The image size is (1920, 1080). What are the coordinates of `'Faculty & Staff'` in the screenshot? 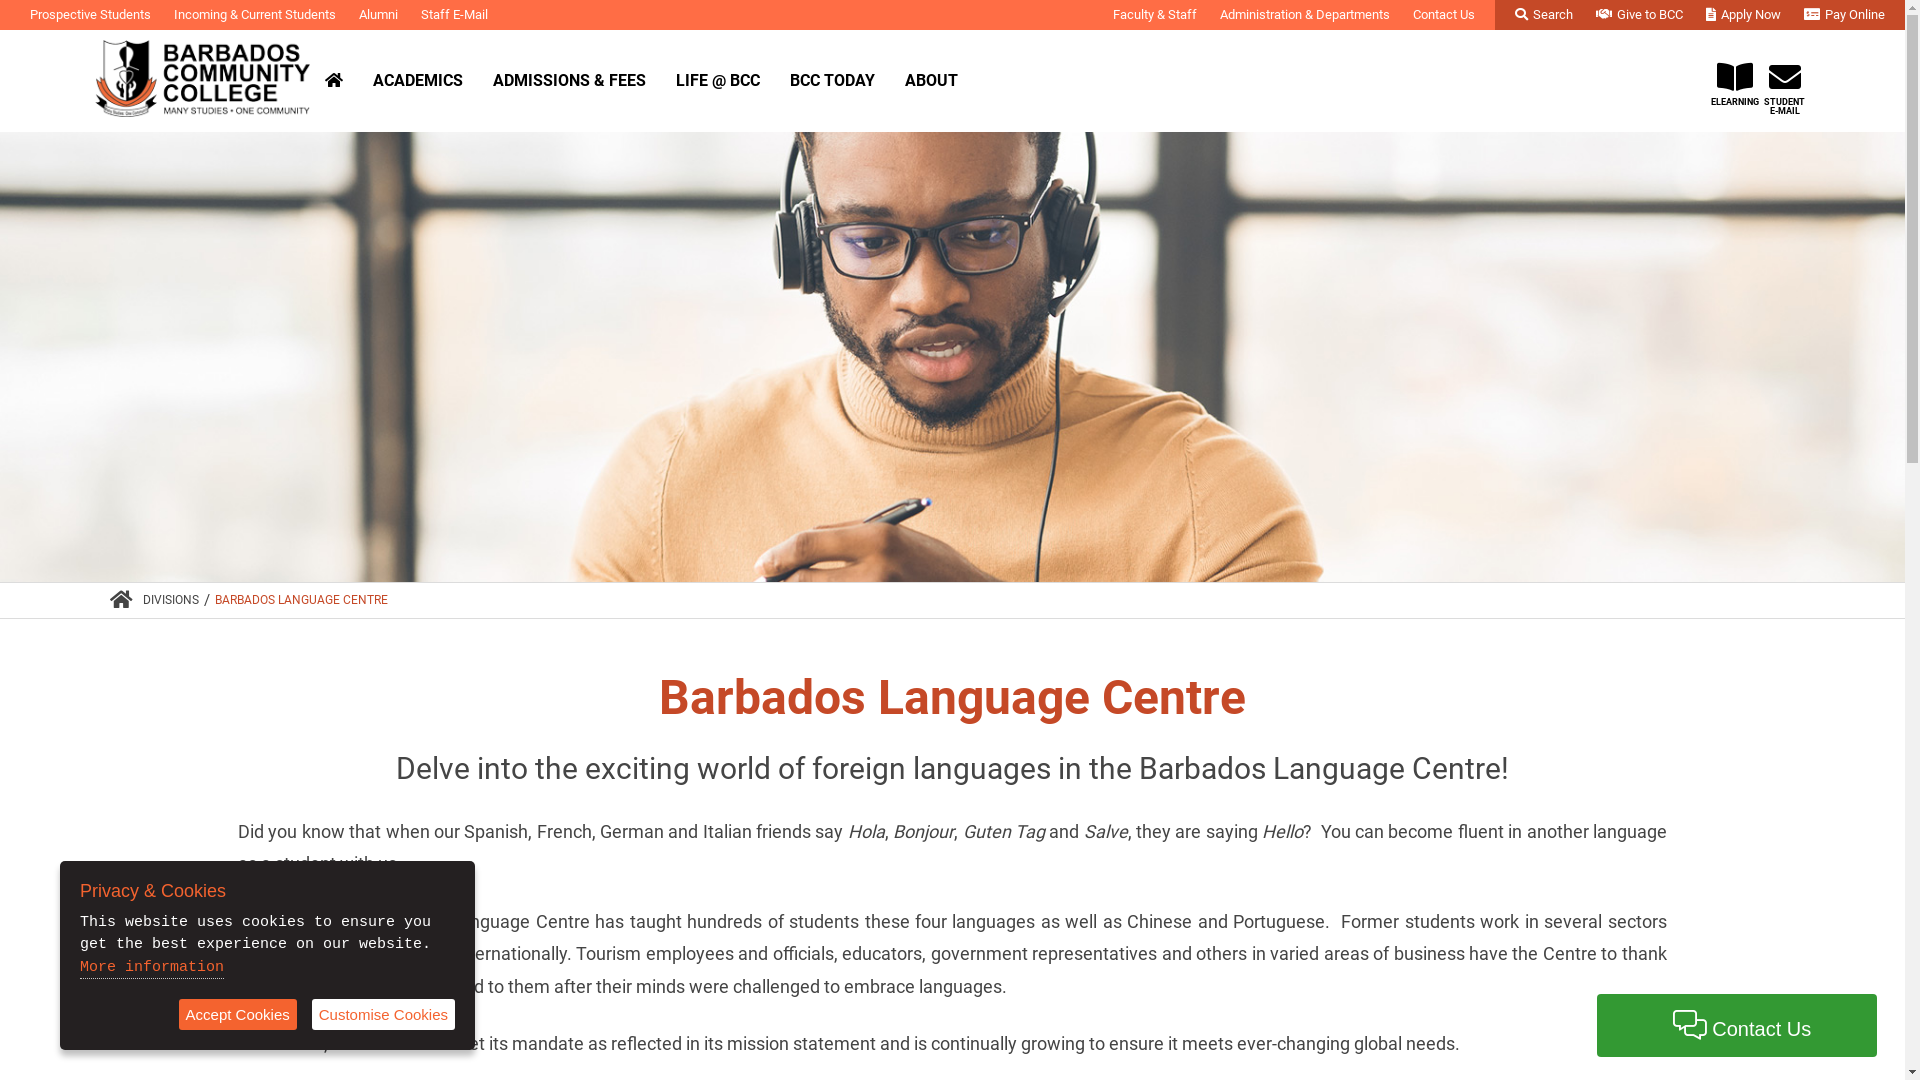 It's located at (1155, 14).